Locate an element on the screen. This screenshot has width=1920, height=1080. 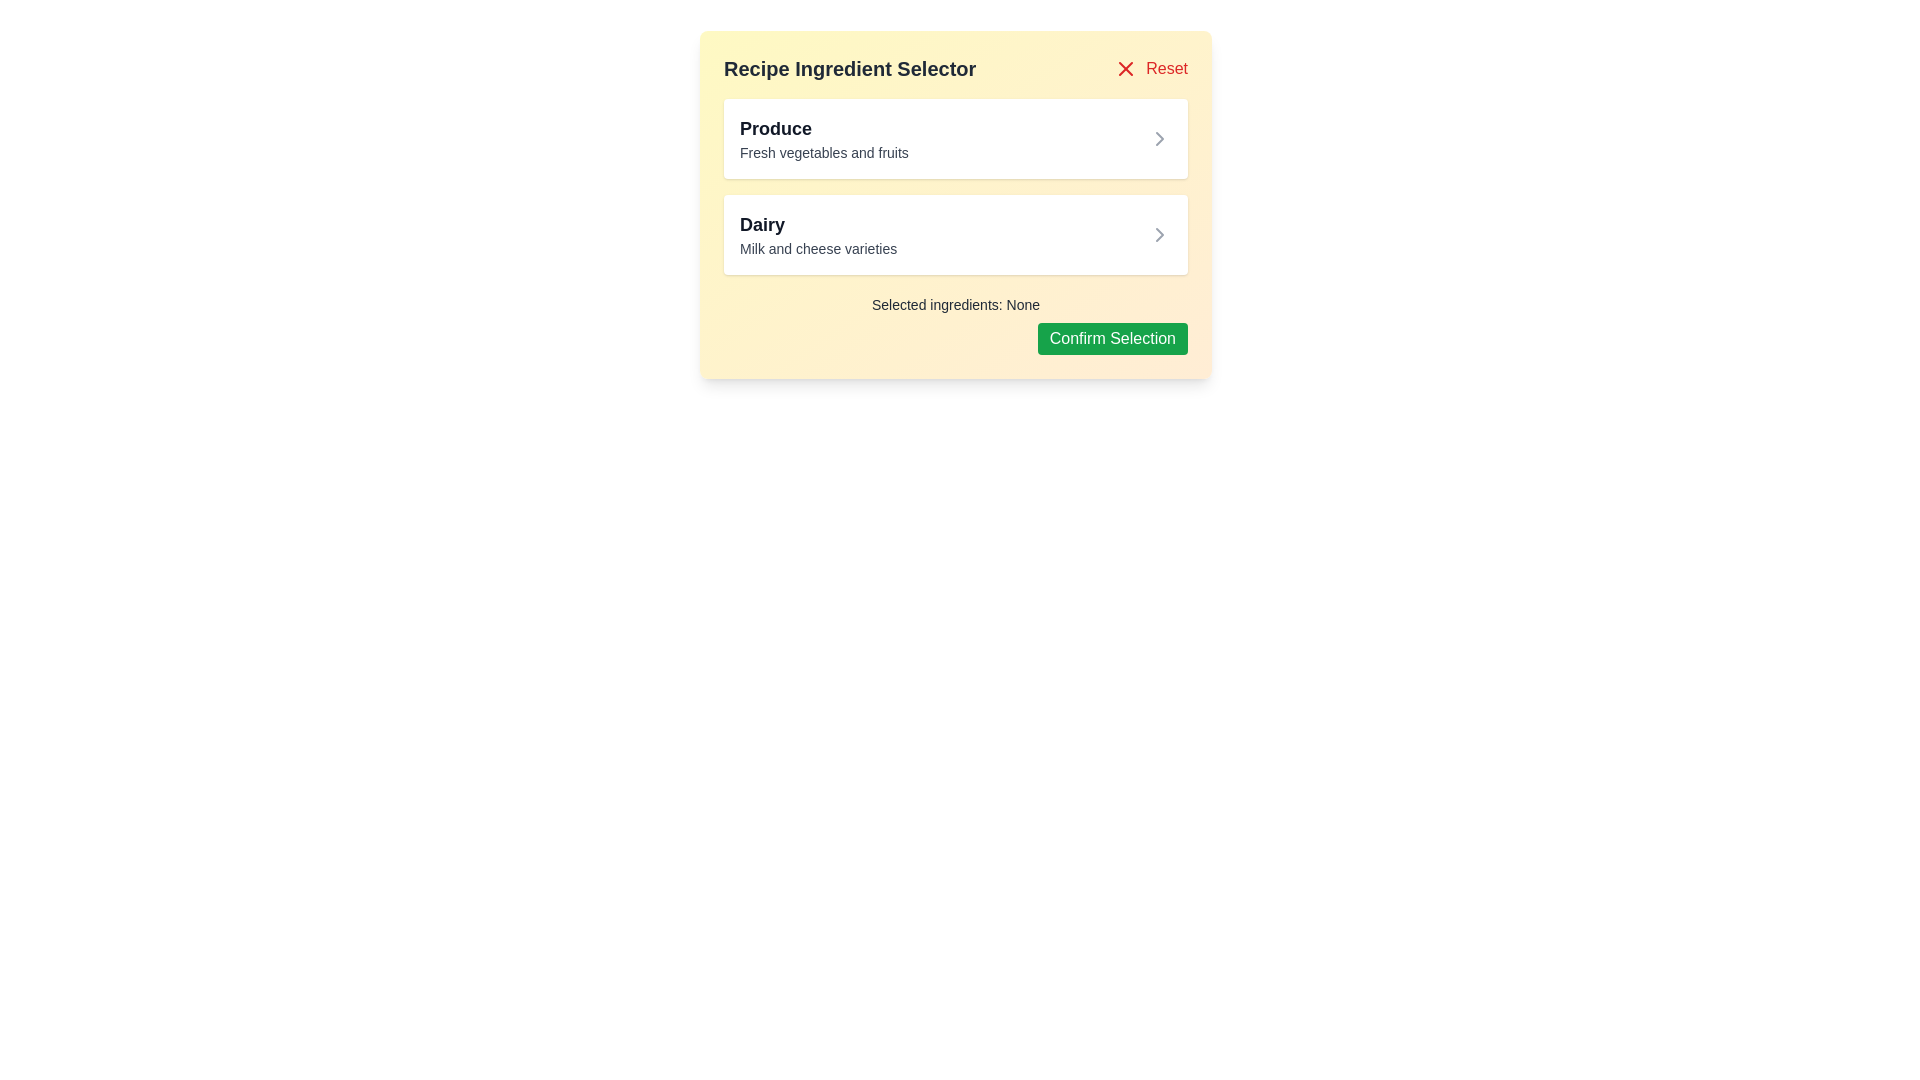
the first card section in the menu that represents 'Produce' is located at coordinates (954, 137).